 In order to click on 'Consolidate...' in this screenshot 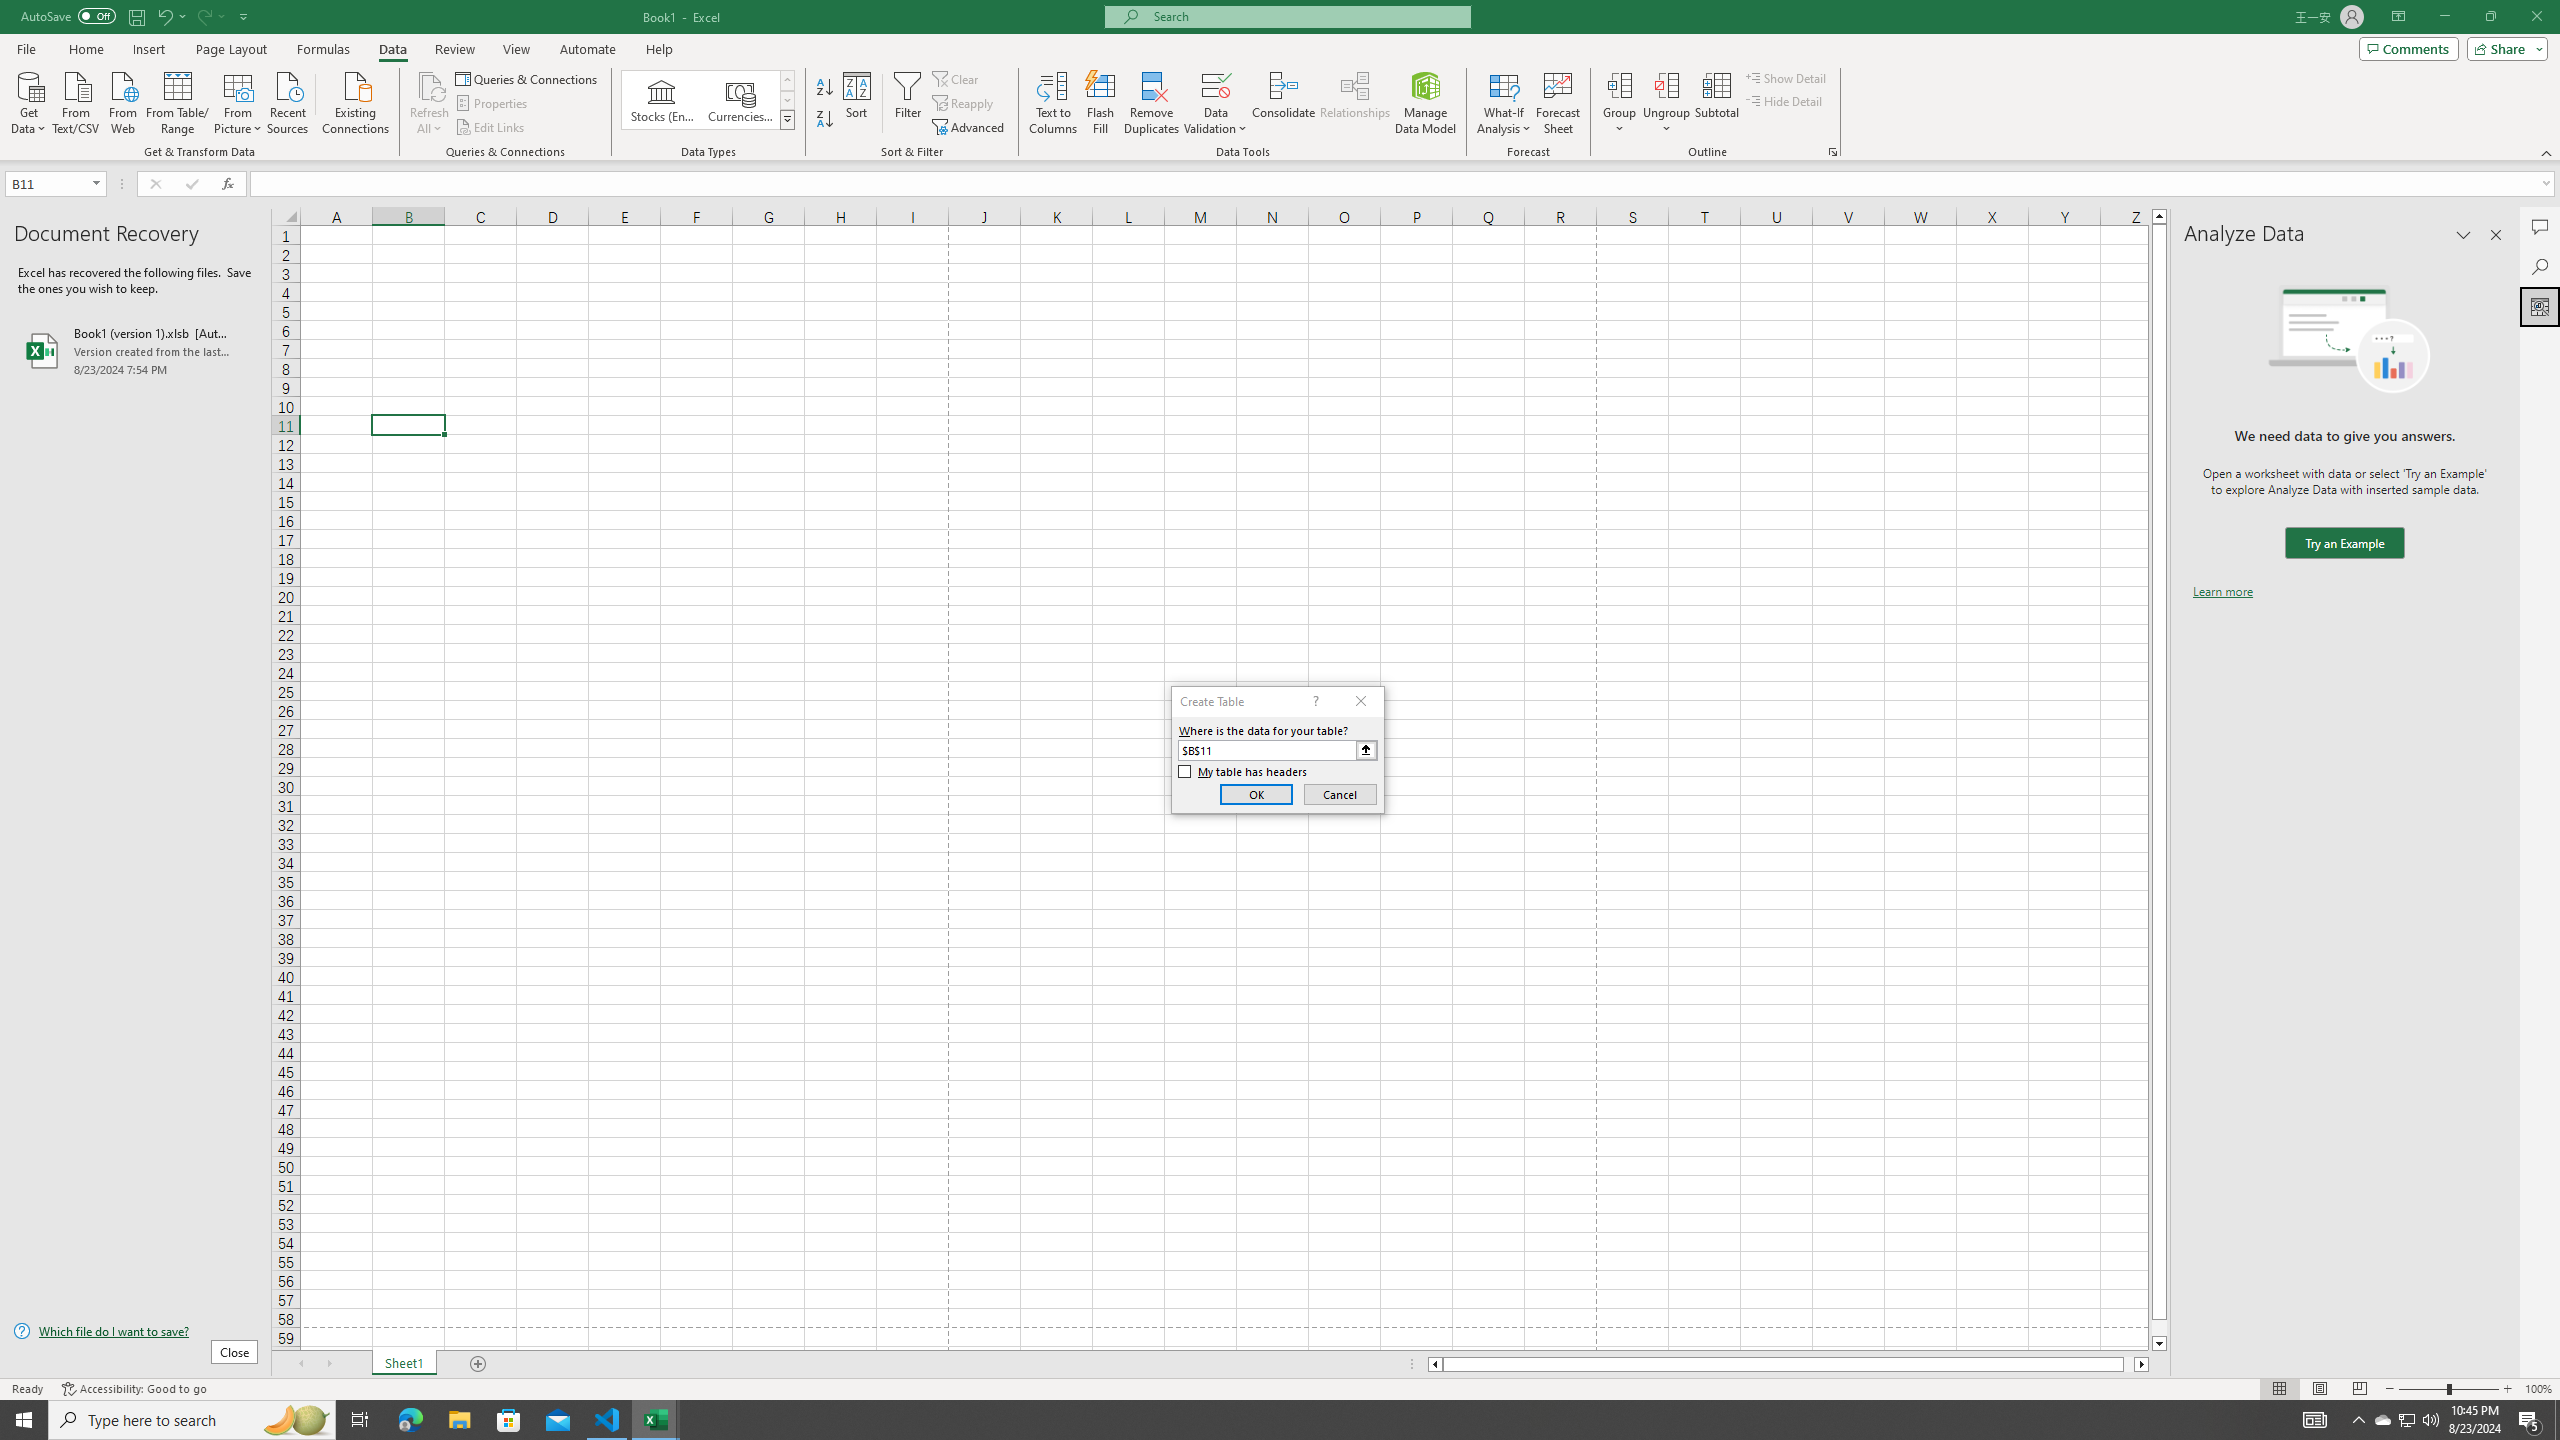, I will do `click(1283, 103)`.